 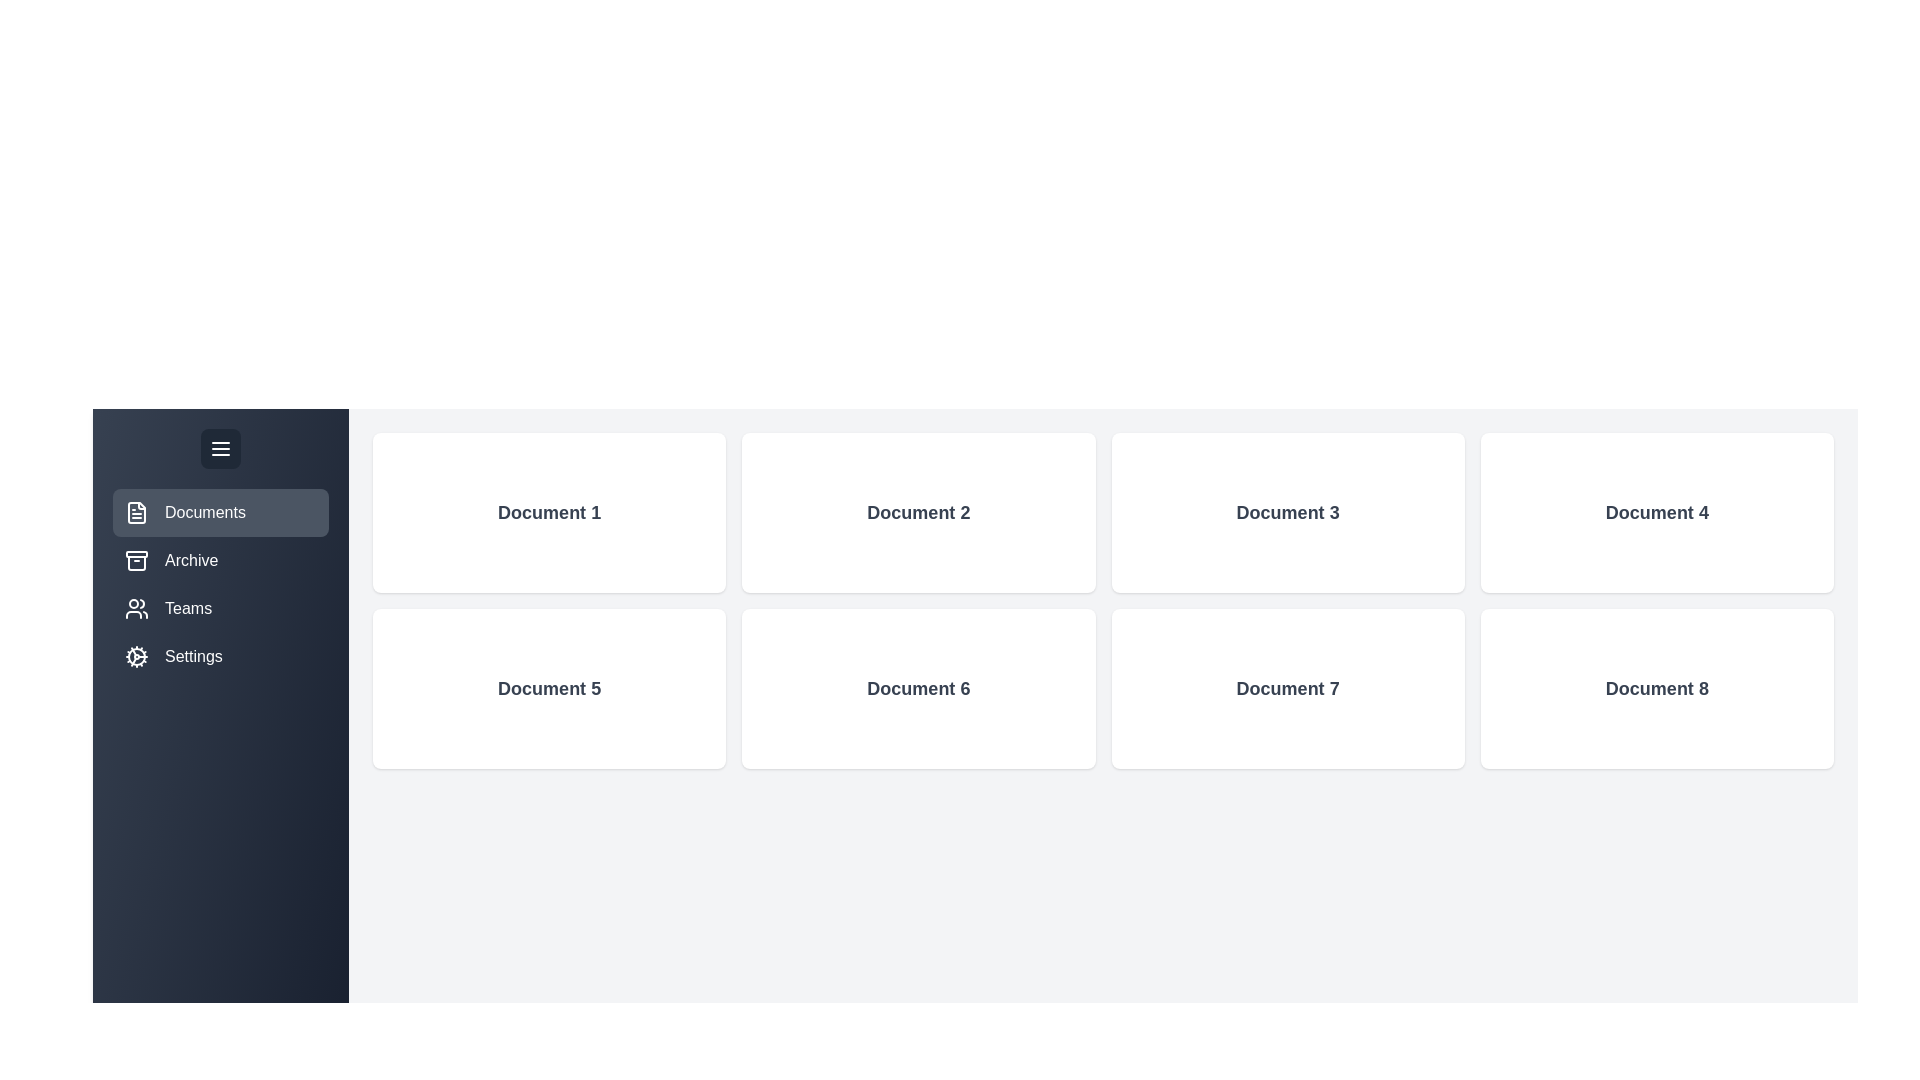 I want to click on the 'Archive' tab to navigate to it, so click(x=220, y=560).